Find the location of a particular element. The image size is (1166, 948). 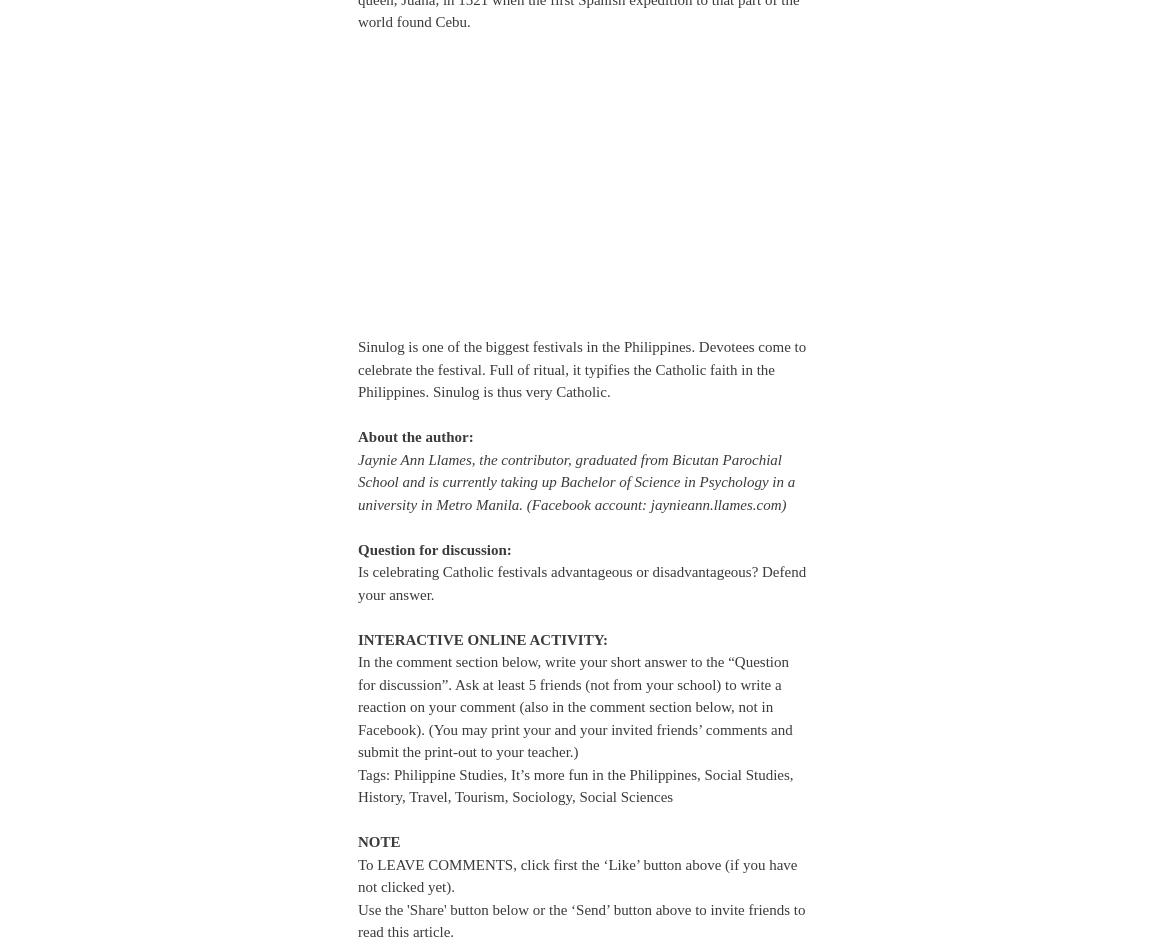

'About the author:' is located at coordinates (416, 436).